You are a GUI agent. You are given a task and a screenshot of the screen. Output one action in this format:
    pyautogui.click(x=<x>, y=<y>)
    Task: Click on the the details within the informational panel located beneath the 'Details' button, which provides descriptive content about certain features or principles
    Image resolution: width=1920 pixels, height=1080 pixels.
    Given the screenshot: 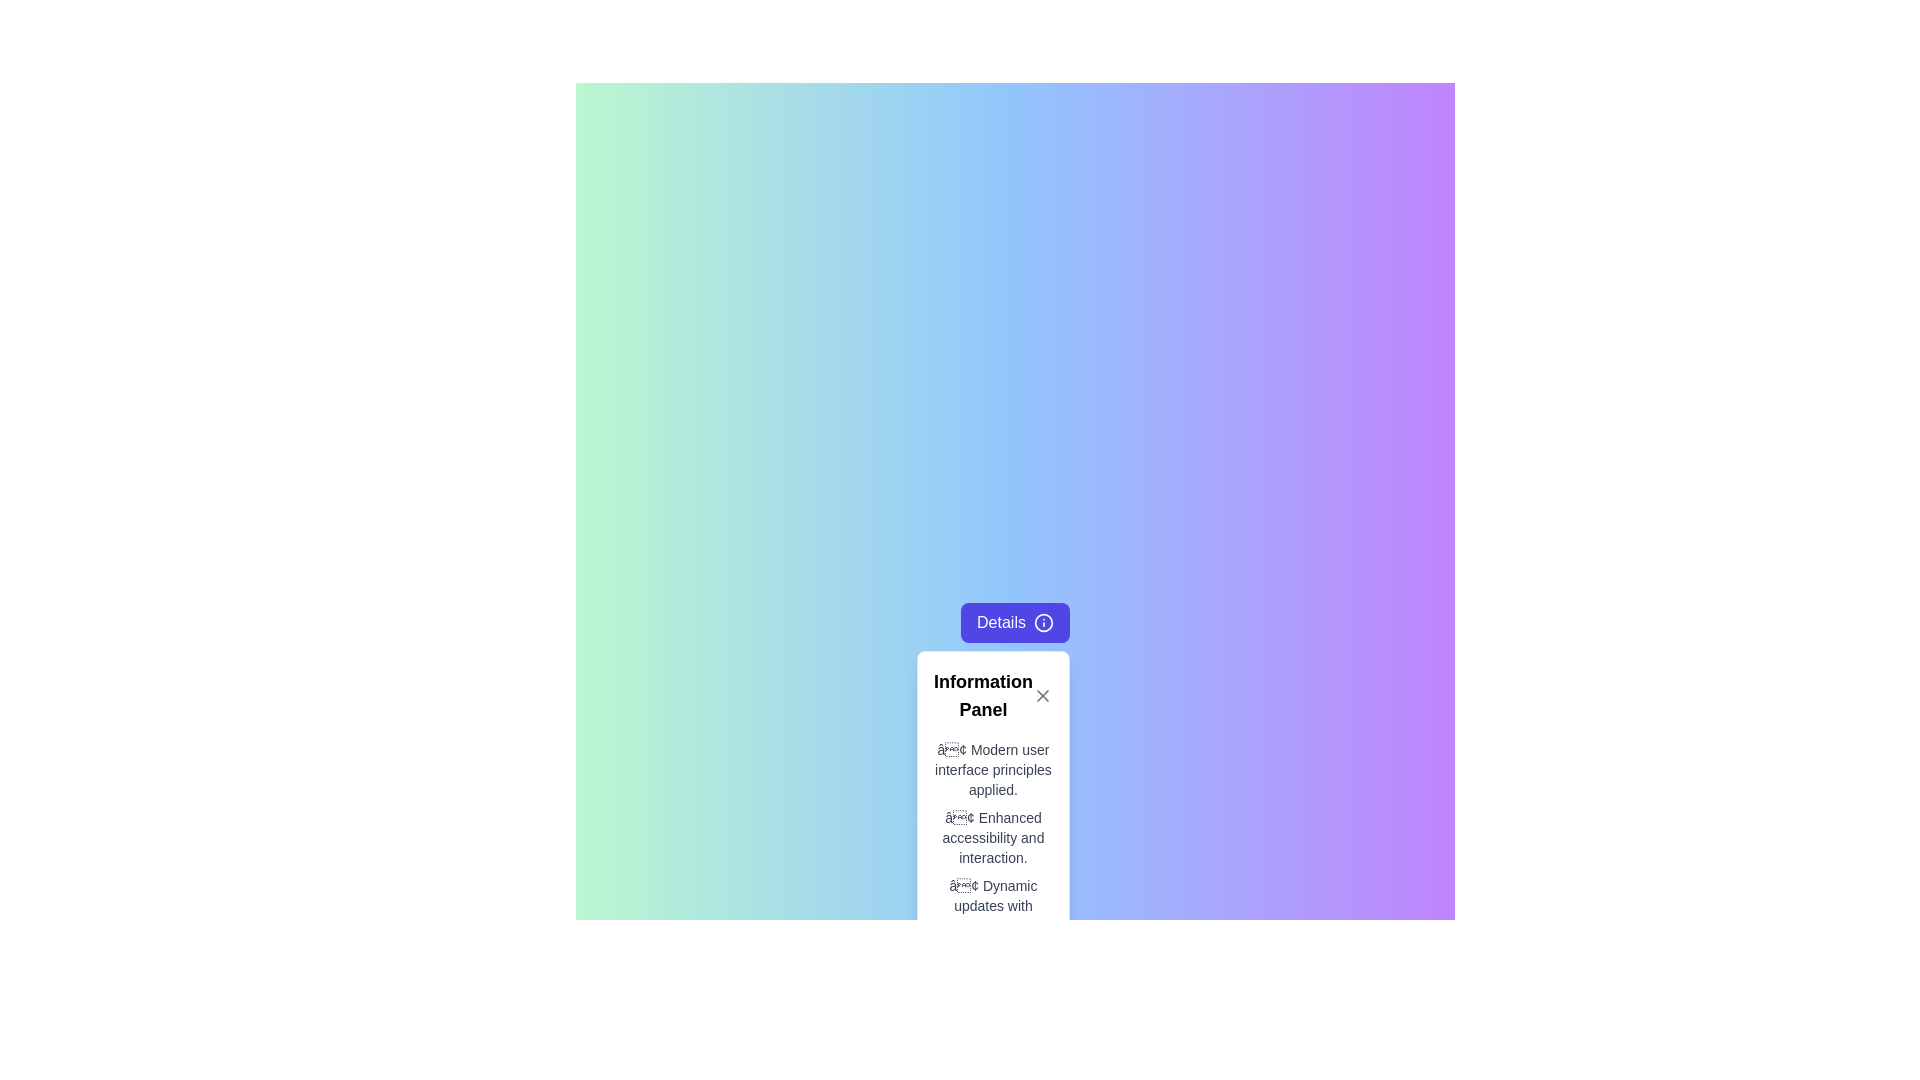 What is the action you would take?
    pyautogui.click(x=993, y=801)
    